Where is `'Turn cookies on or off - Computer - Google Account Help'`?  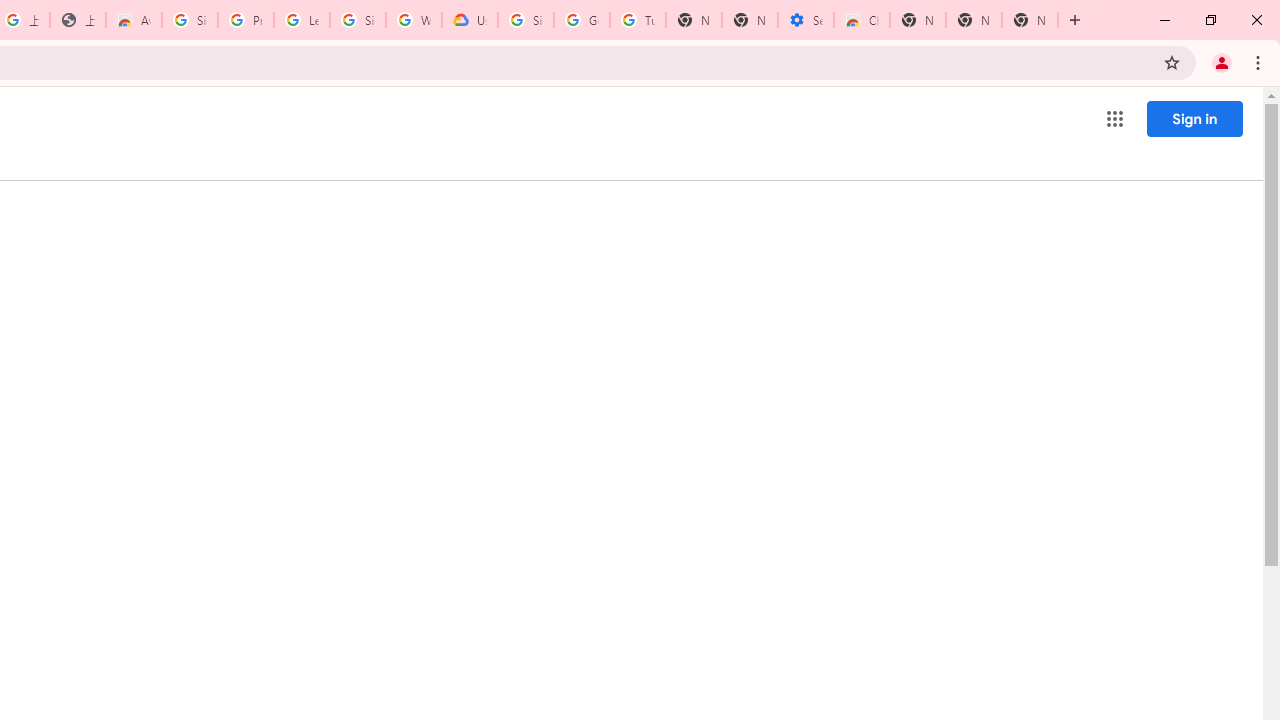 'Turn cookies on or off - Computer - Google Account Help' is located at coordinates (637, 20).